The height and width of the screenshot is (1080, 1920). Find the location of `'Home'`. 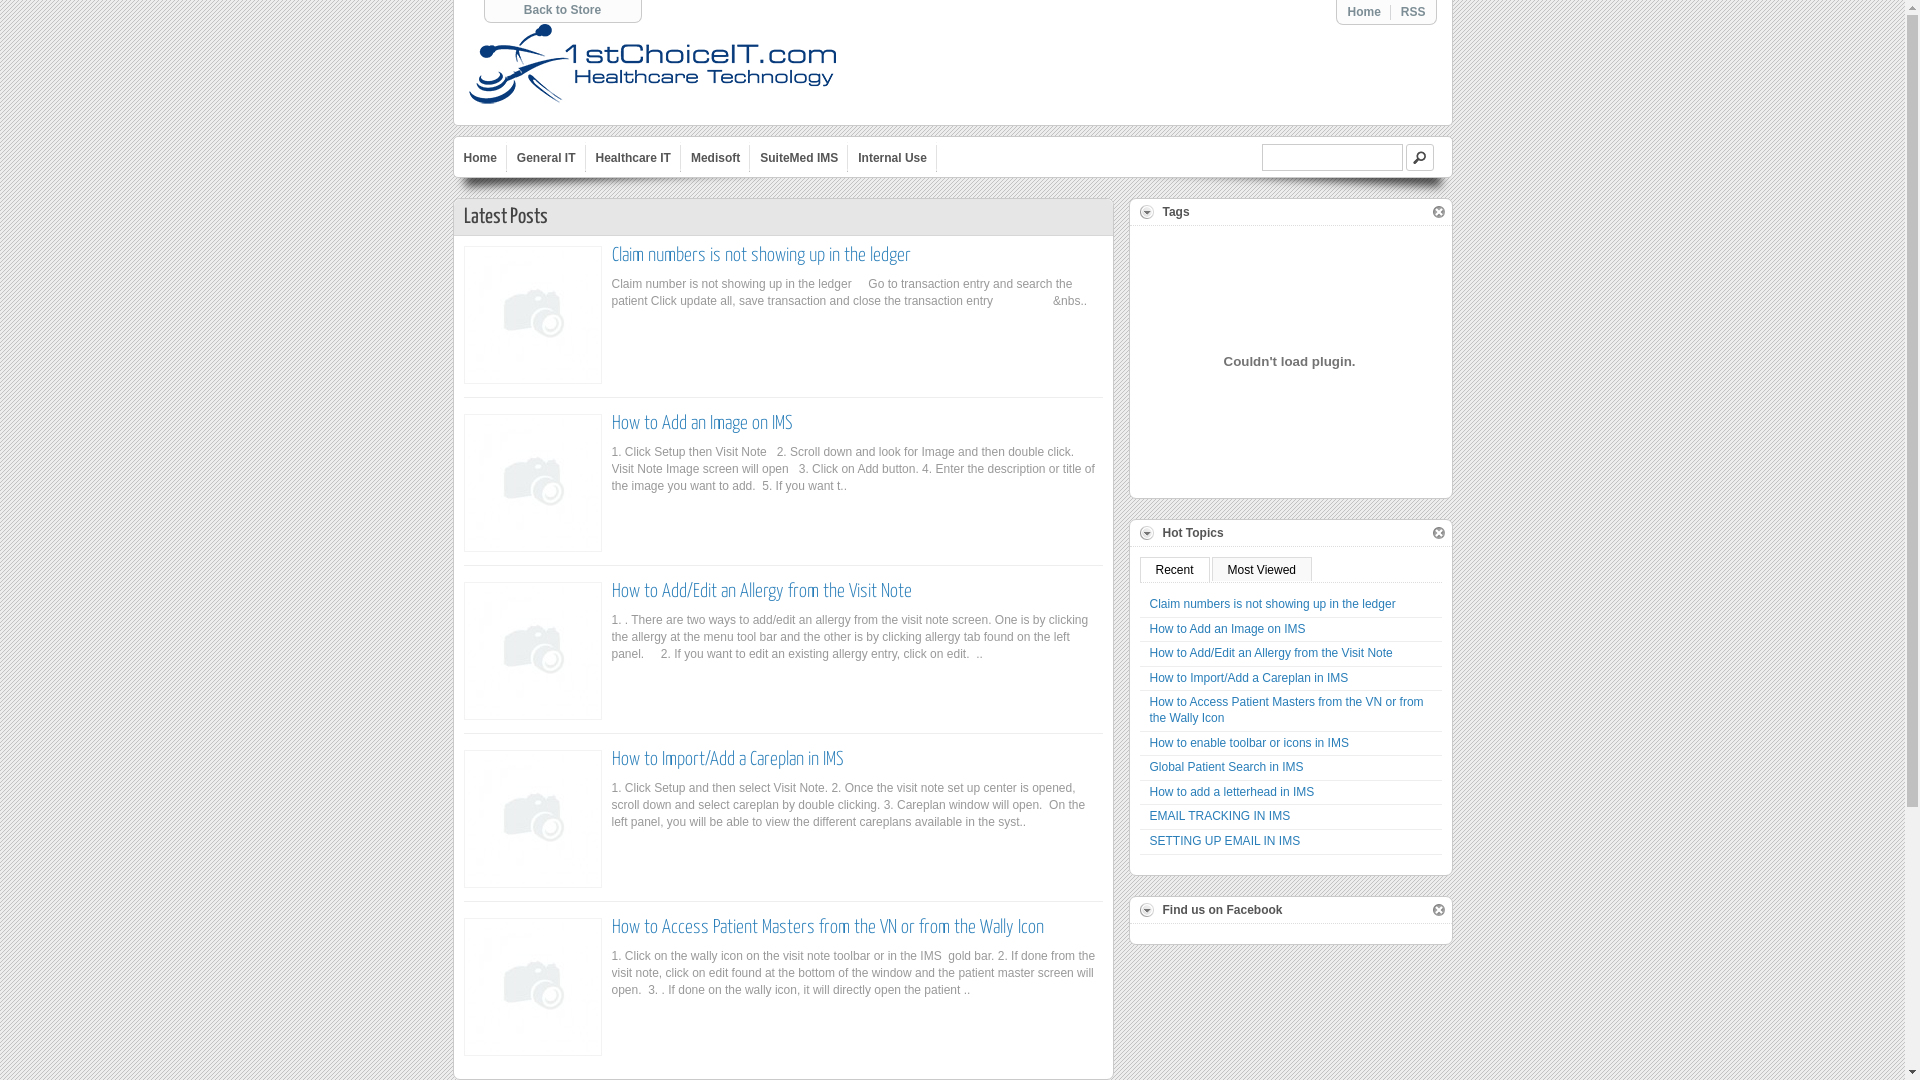

'Home' is located at coordinates (480, 156).